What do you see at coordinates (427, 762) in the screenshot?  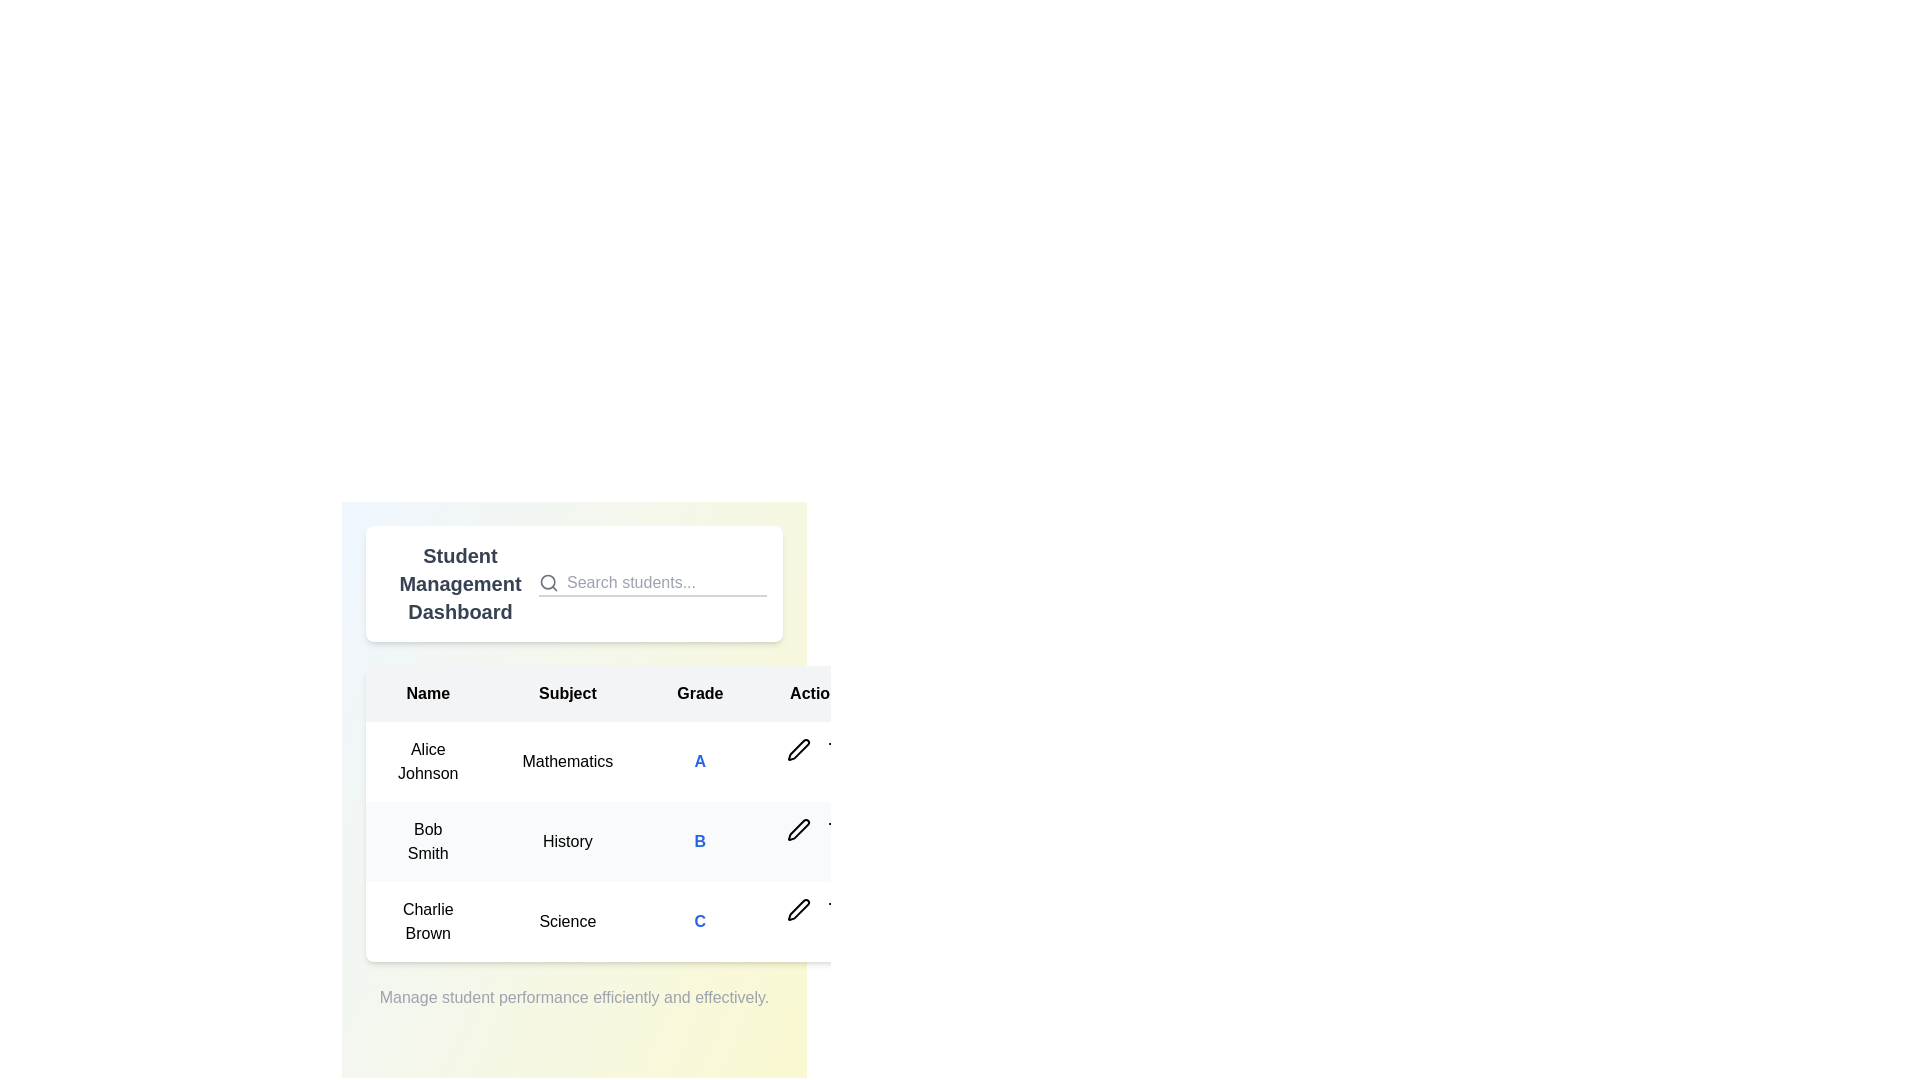 I see `the text display element showing 'Alice Johnson' in the first row of the table under the 'Name' column` at bounding box center [427, 762].